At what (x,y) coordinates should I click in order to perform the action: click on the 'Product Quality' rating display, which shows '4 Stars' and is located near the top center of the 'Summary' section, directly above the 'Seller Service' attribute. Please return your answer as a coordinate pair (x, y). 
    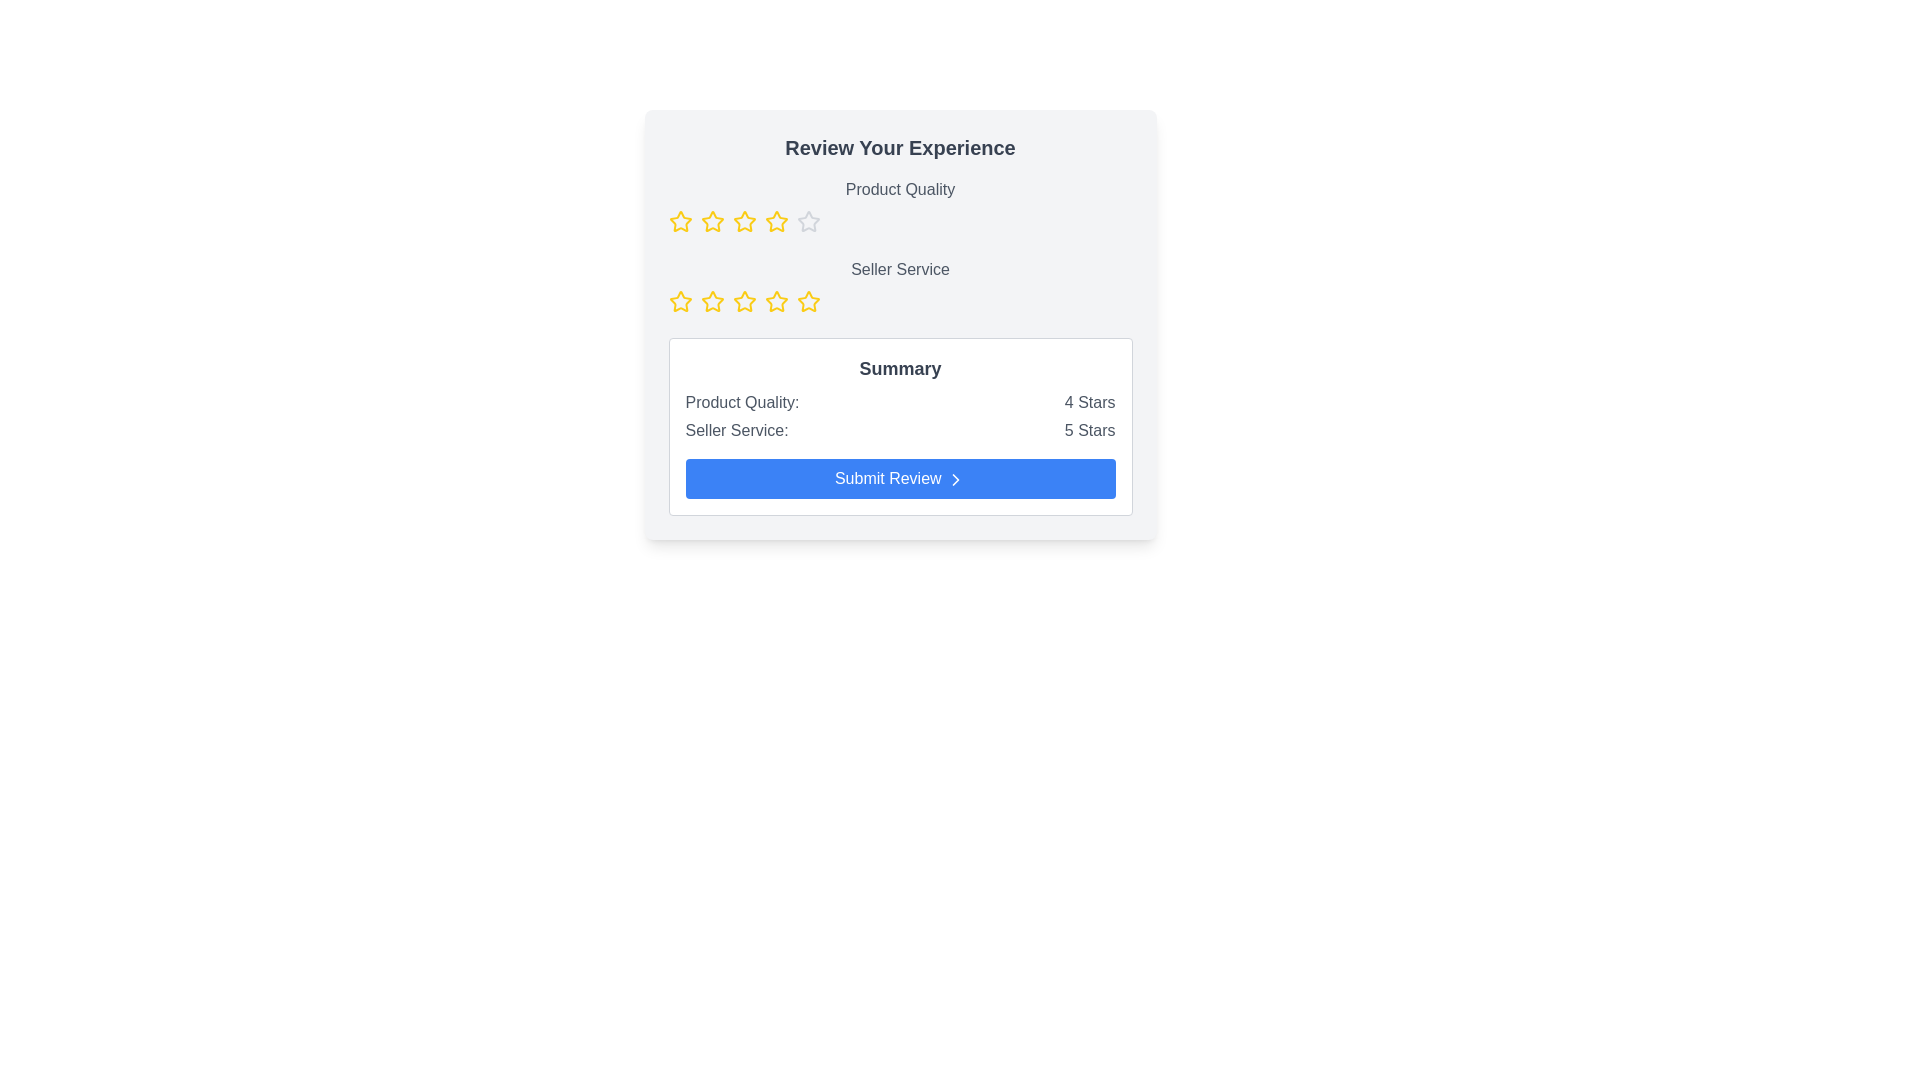
    Looking at the image, I should click on (899, 402).